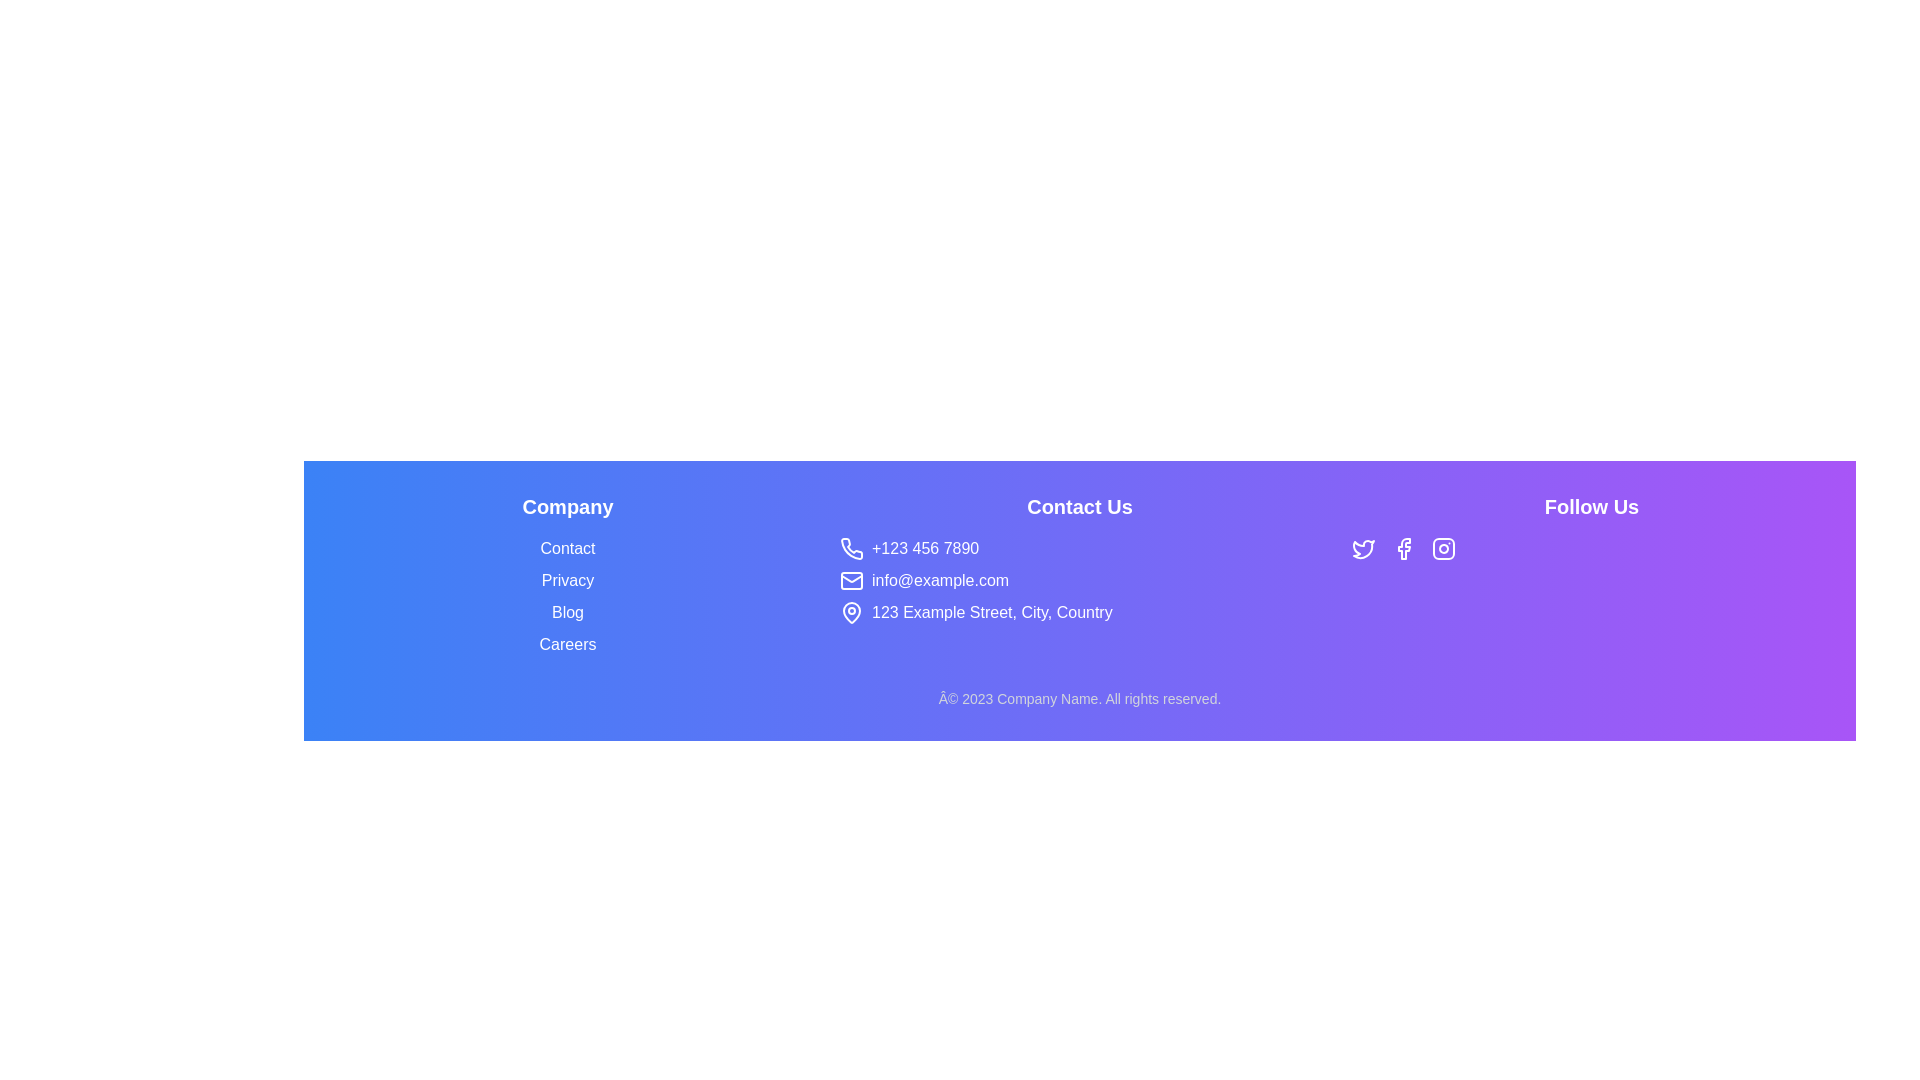 The image size is (1920, 1080). What do you see at coordinates (851, 581) in the screenshot?
I see `the envelope icon located to the left of the email address 'info@example.com' under the 'Contact Us' section` at bounding box center [851, 581].